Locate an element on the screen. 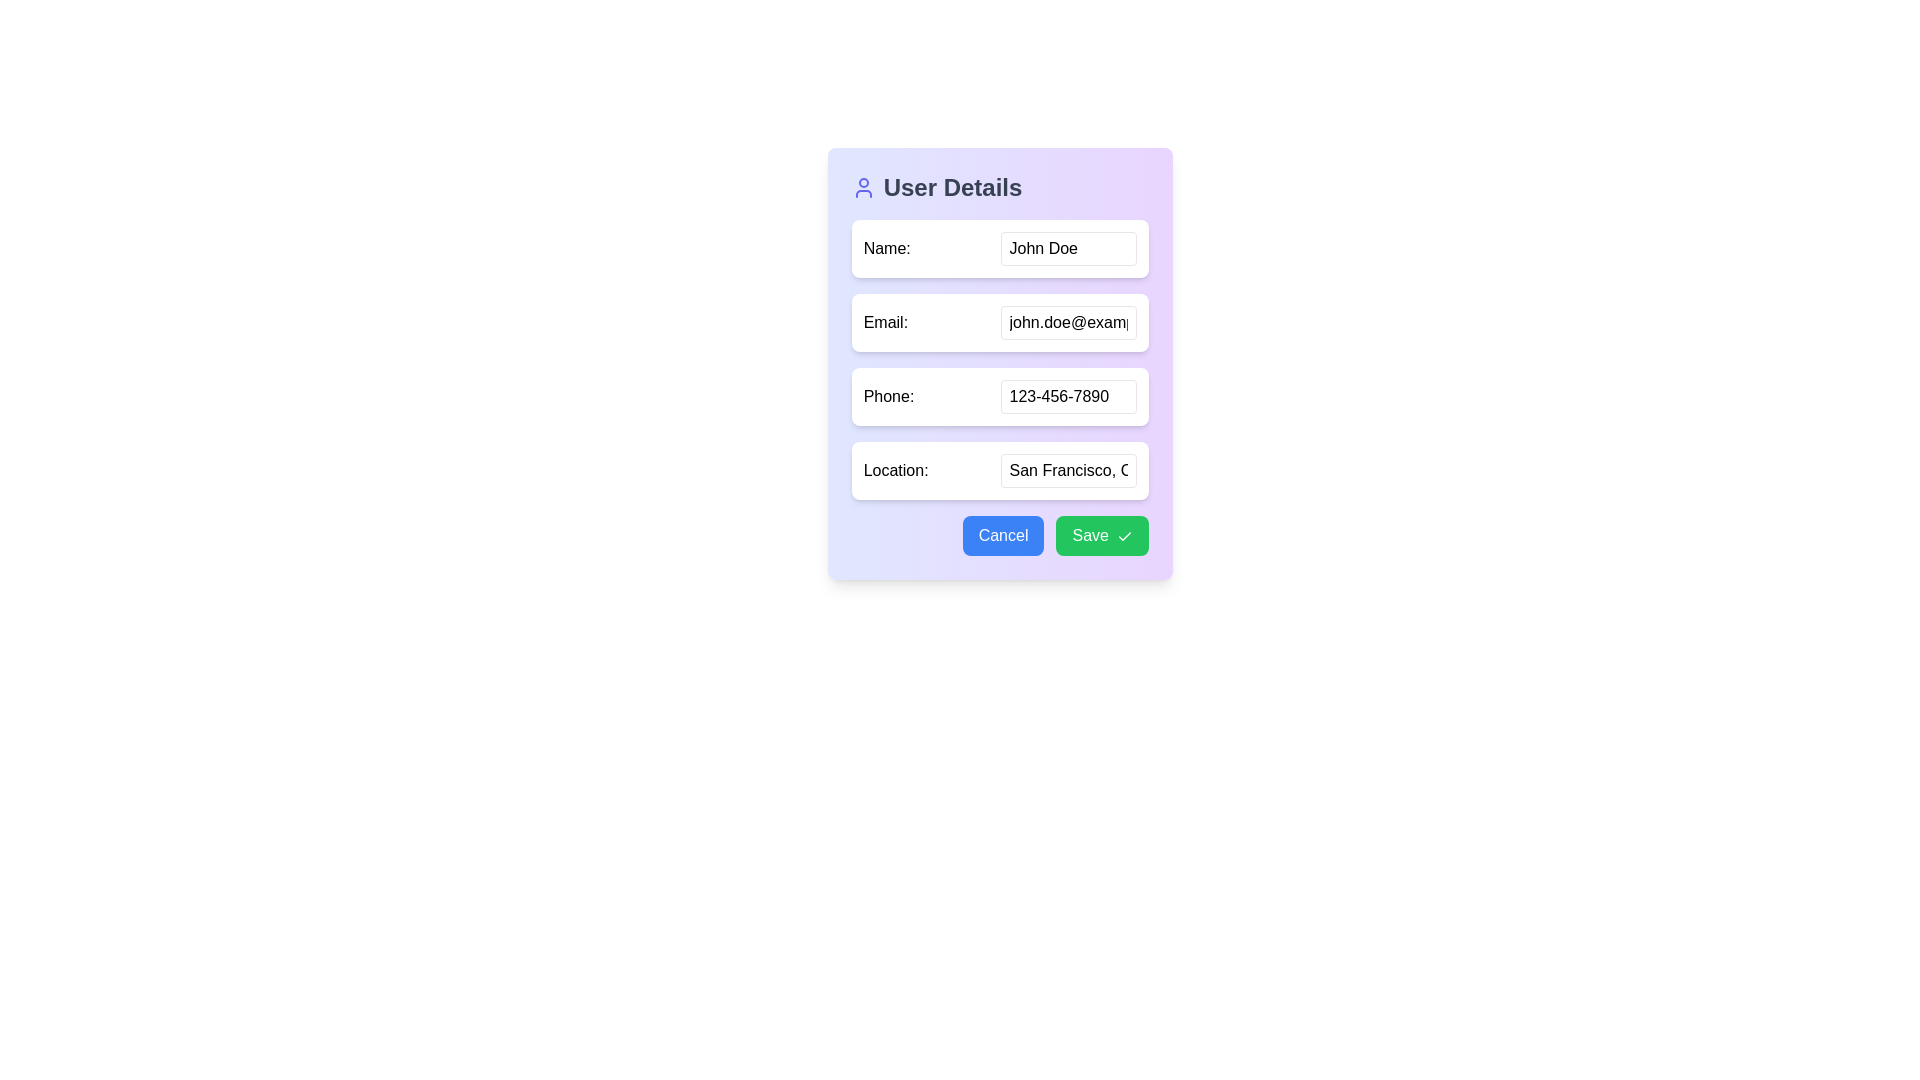 The image size is (1920, 1080). the label element for the phone number input field, which provides context for the expected data type in the user details card interface is located at coordinates (887, 397).